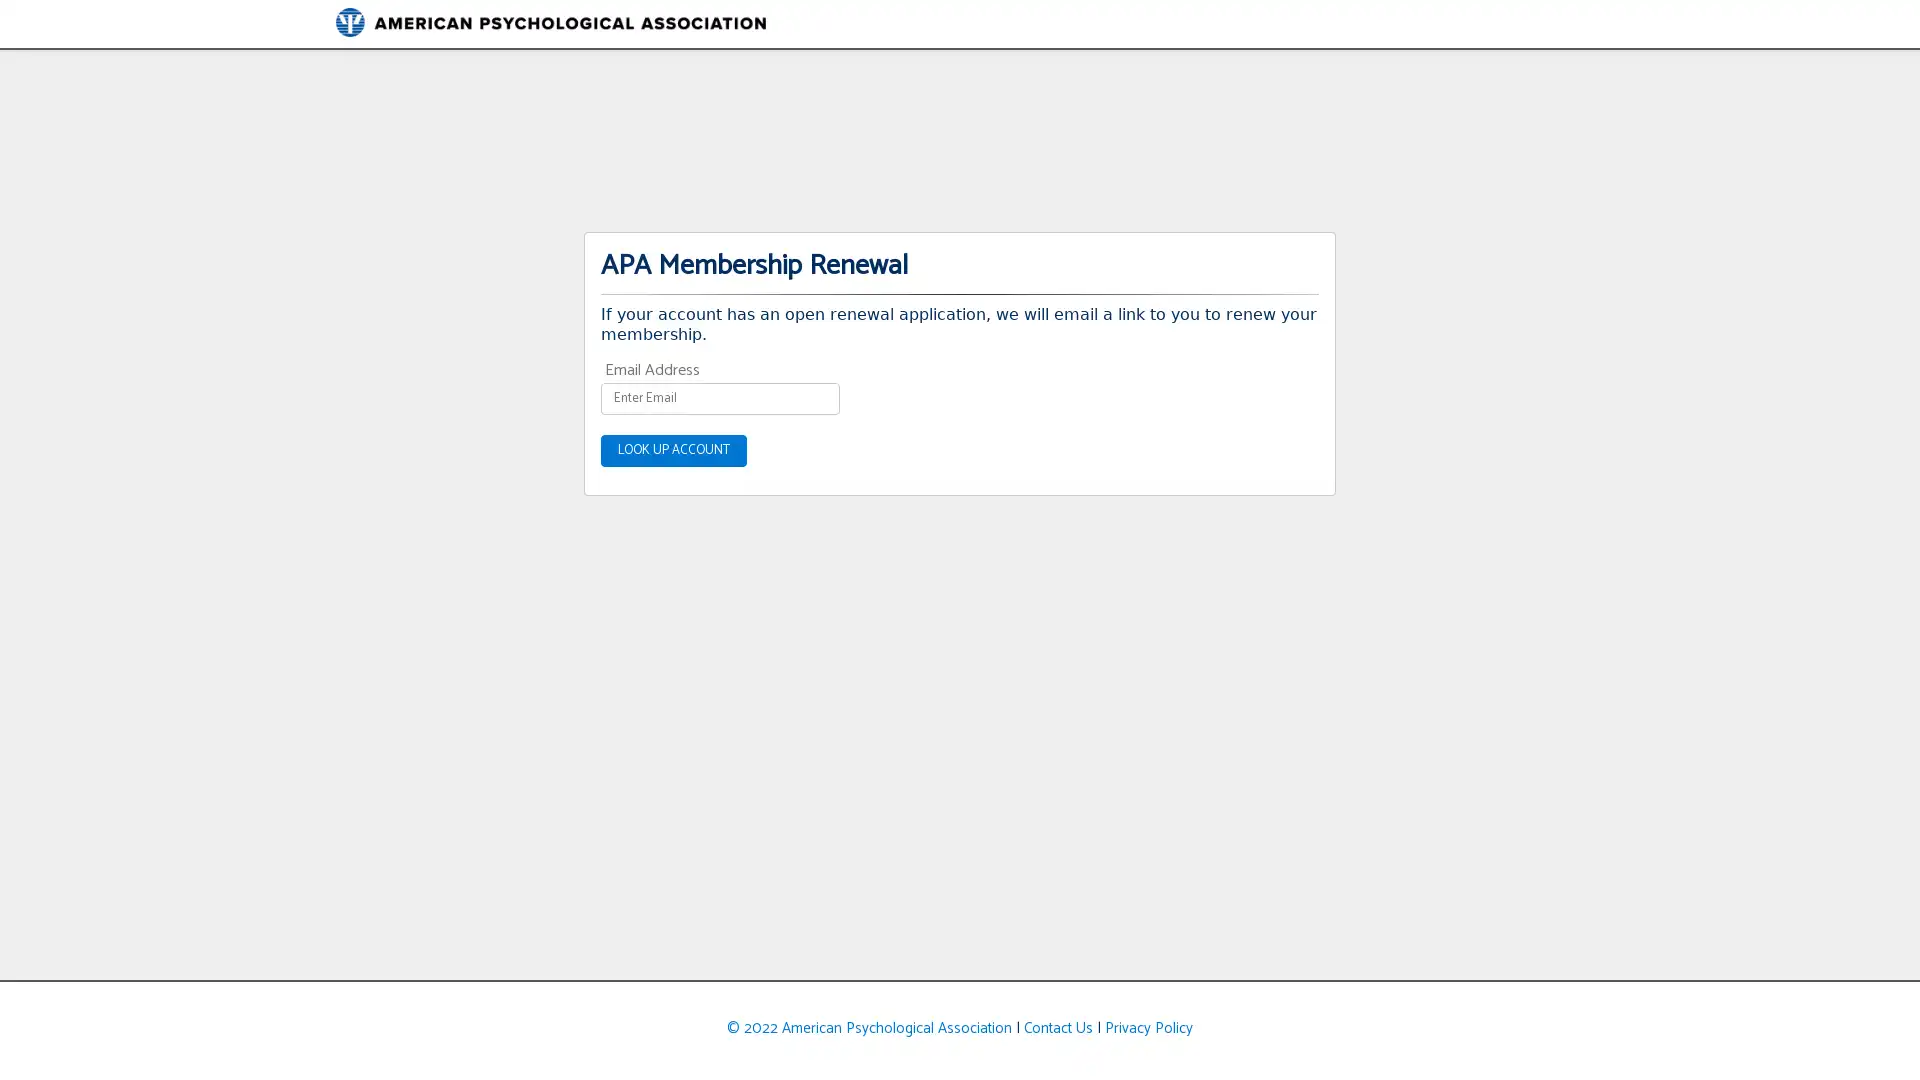  I want to click on LOOK UP ACCOUNT, so click(673, 450).